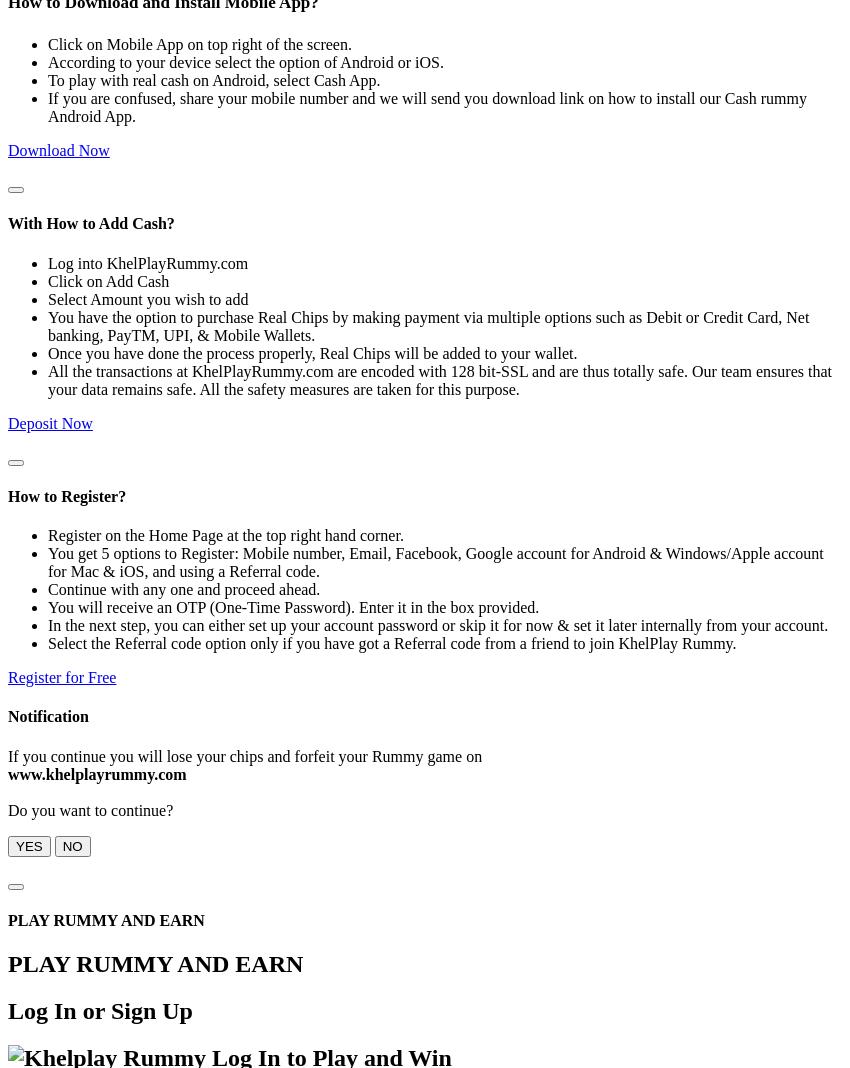 The height and width of the screenshot is (1068, 850). I want to click on 'You will receive an OTP (One-Time Password). Enter it in the box provided.', so click(292, 606).